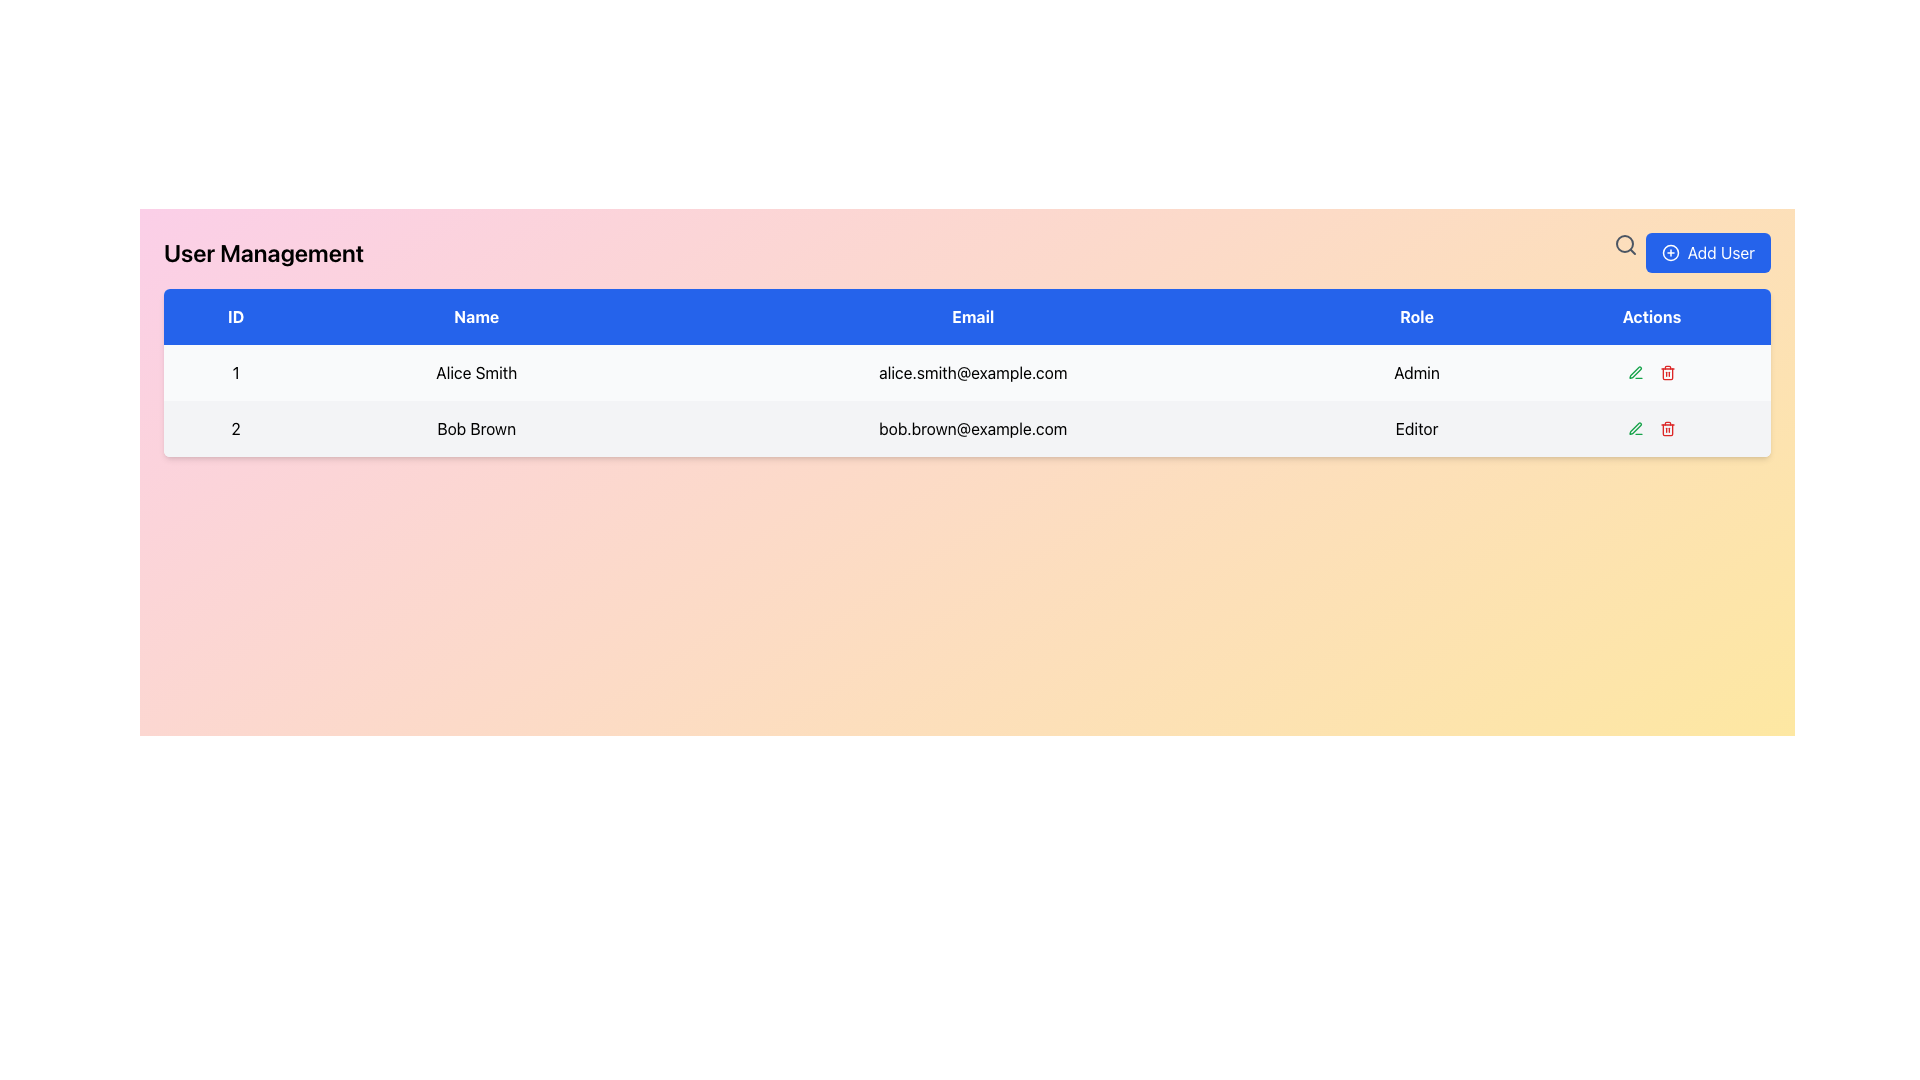 Image resolution: width=1920 pixels, height=1080 pixels. What do you see at coordinates (1670, 252) in the screenshot?
I see `the decorative plus icon located inside the 'Add User' button, positioned to the left of the button text` at bounding box center [1670, 252].